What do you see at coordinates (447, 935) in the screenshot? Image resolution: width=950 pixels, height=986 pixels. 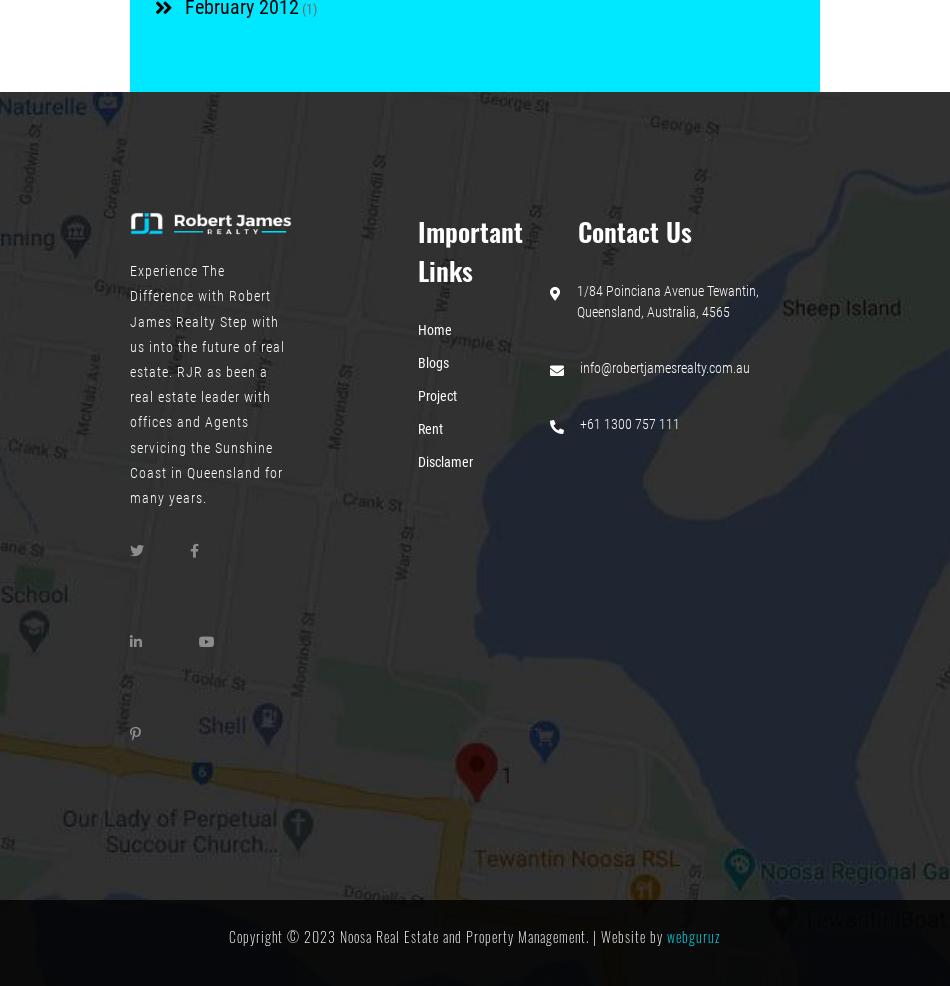 I see `'Copyright © 2023 Noosa Real Estate and Property Management. | Website by'` at bounding box center [447, 935].